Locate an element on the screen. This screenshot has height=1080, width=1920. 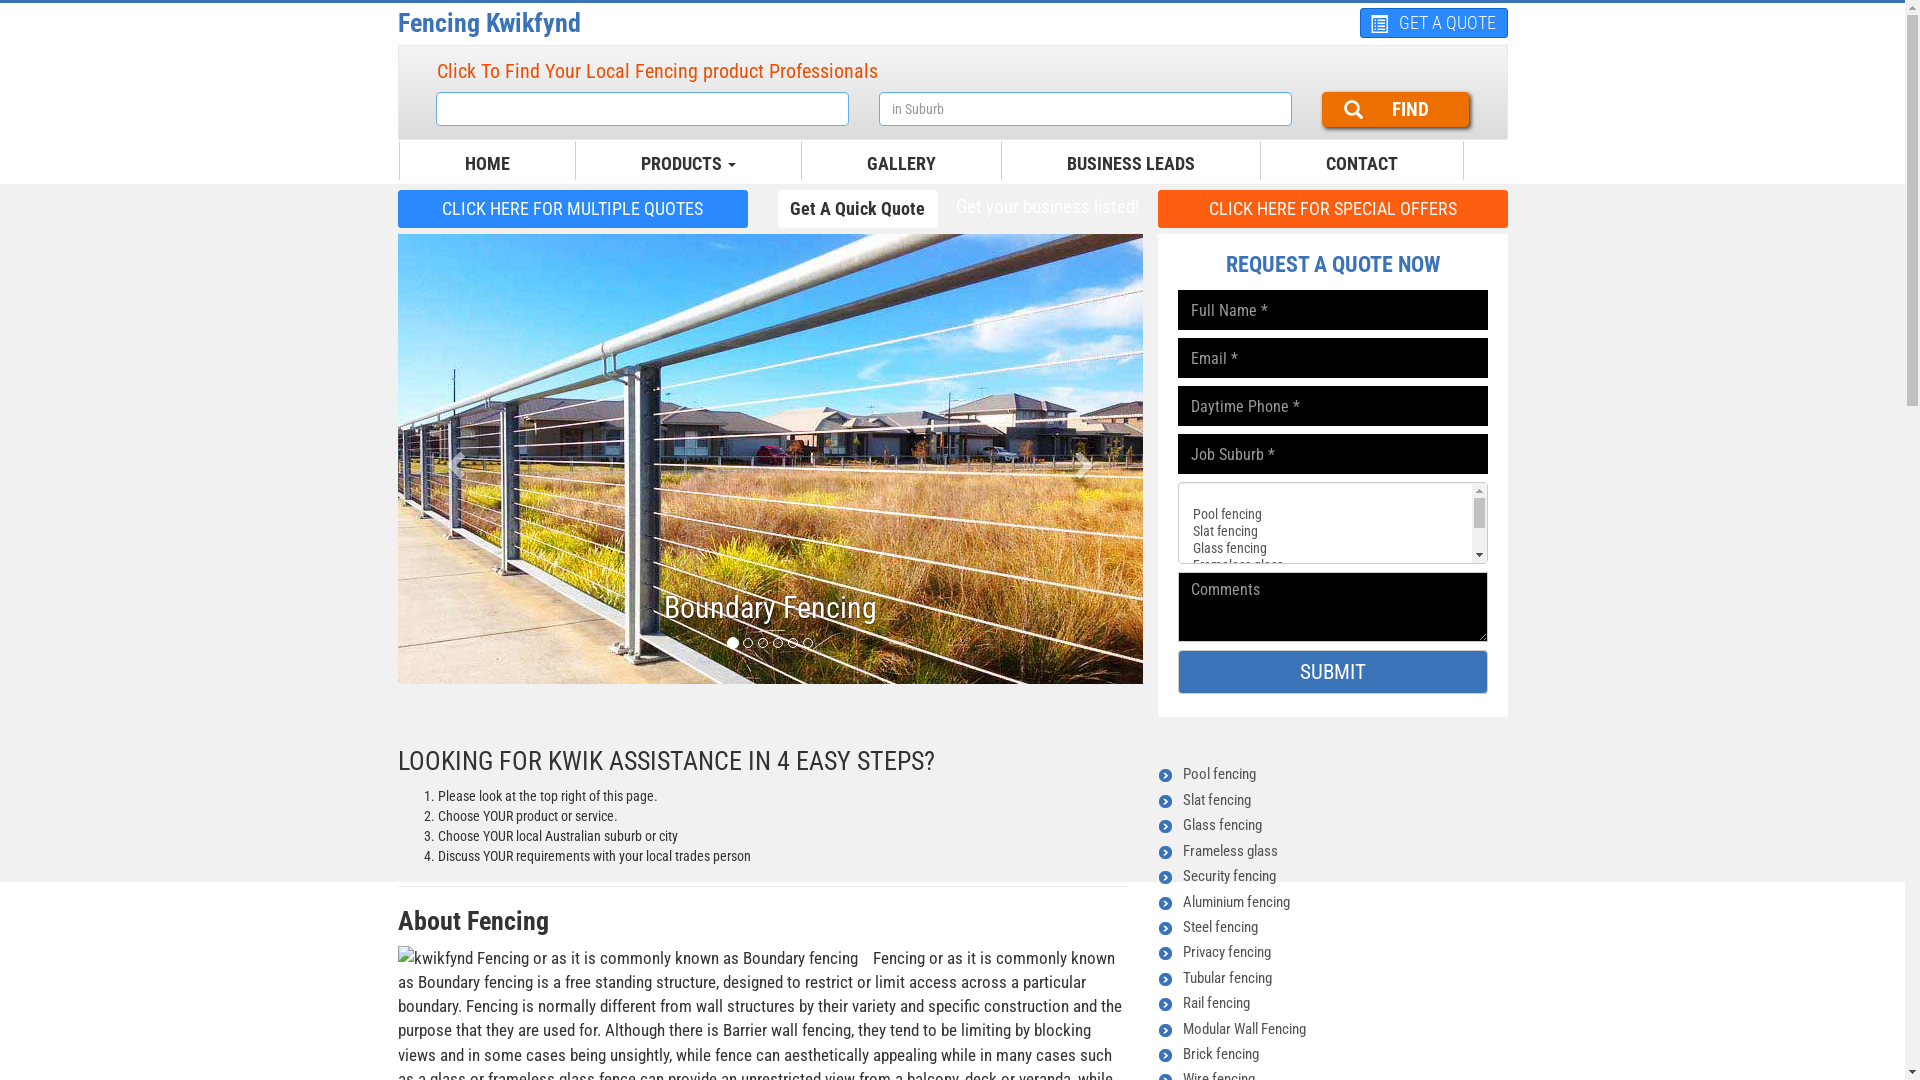
'FIND' is located at coordinates (1394, 109).